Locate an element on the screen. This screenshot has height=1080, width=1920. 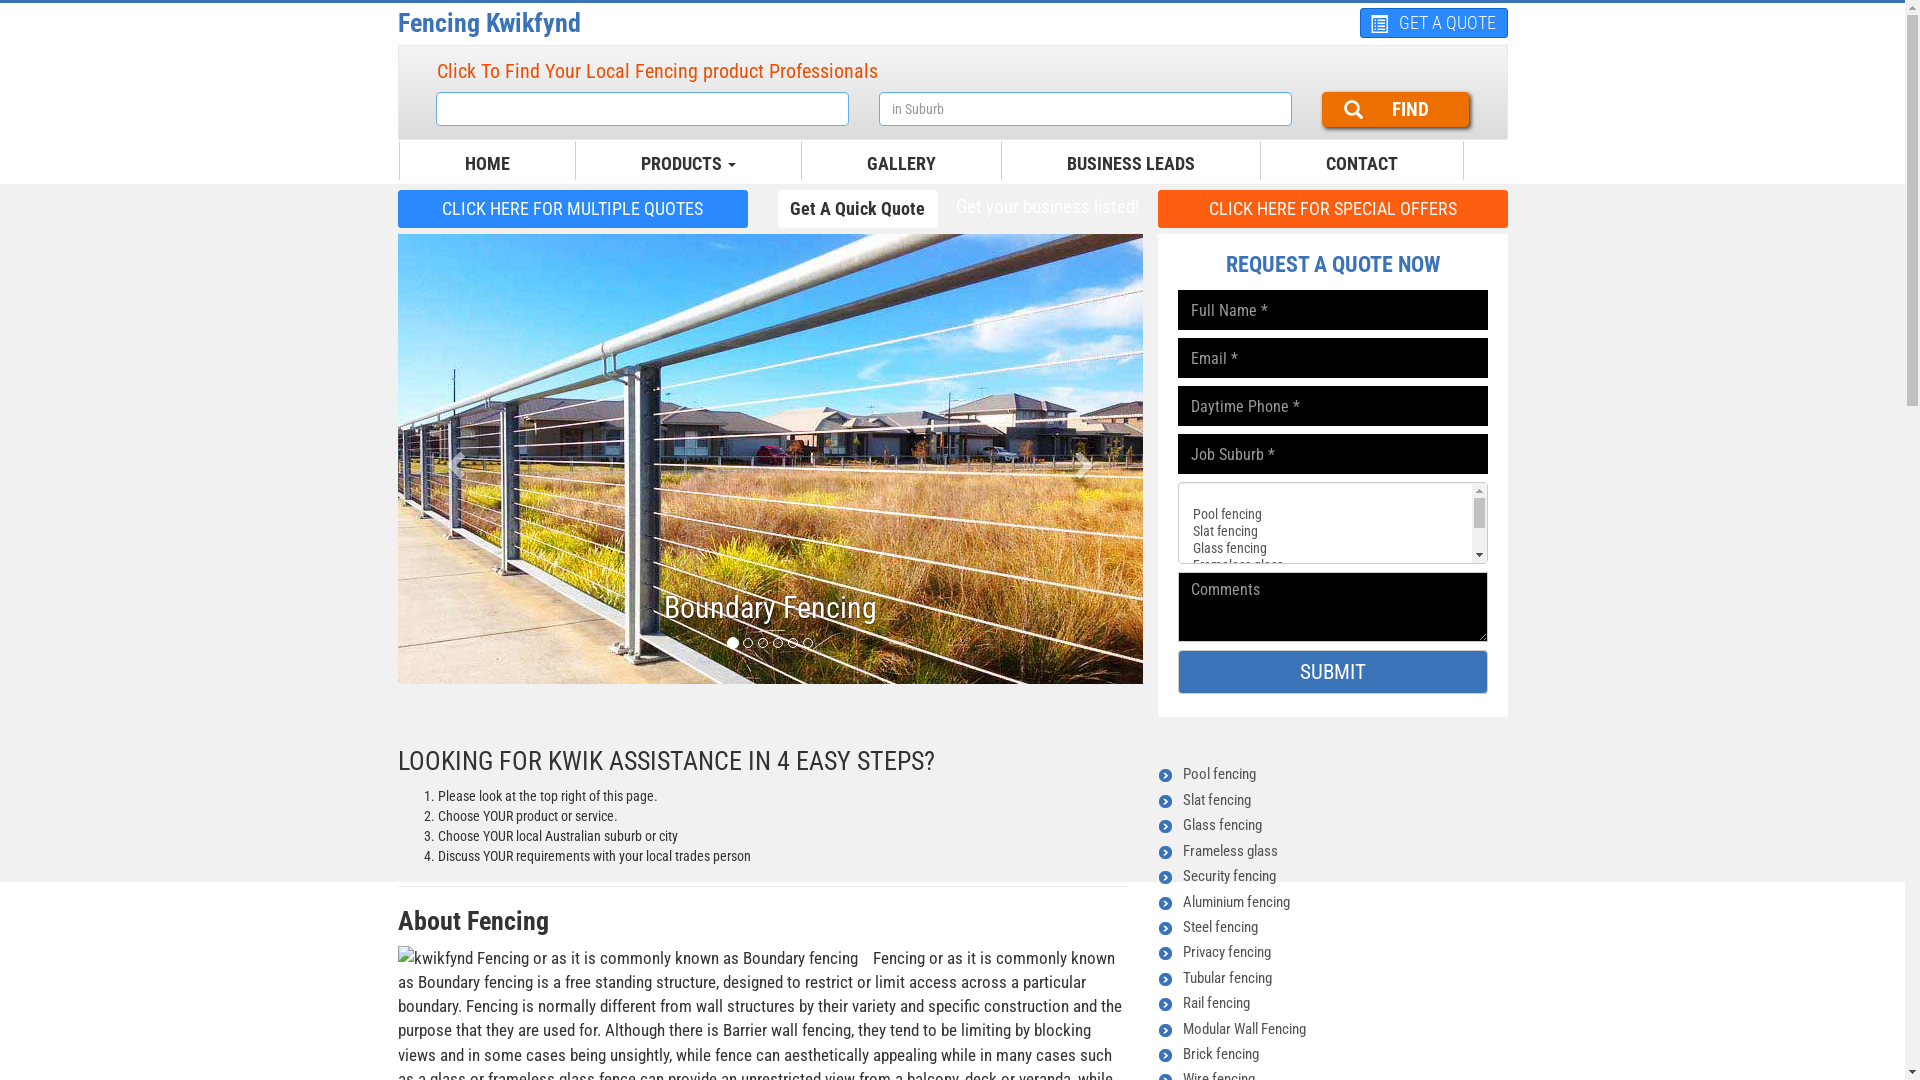
'FIND' is located at coordinates (1394, 109).